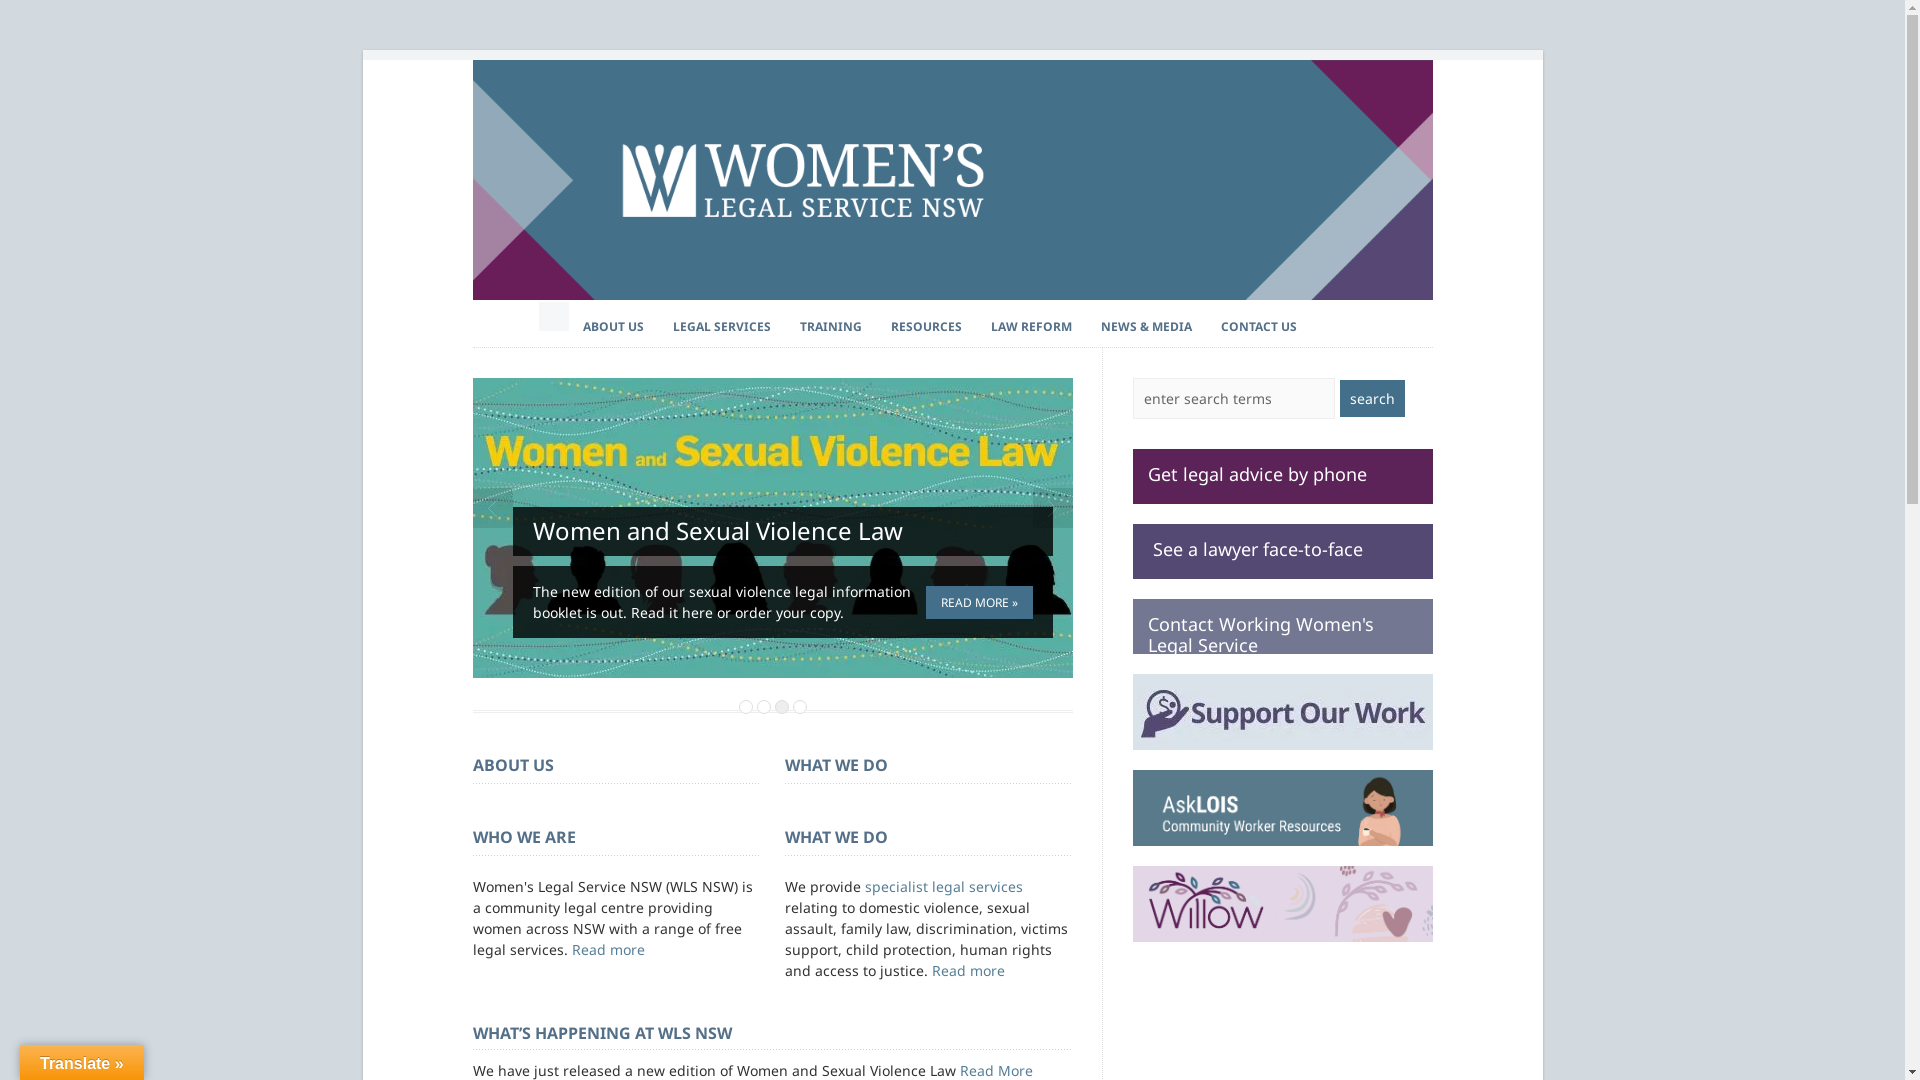 This screenshot has height=1080, width=1920. What do you see at coordinates (1354, 315) in the screenshot?
I see `'Connect on Facebook'` at bounding box center [1354, 315].